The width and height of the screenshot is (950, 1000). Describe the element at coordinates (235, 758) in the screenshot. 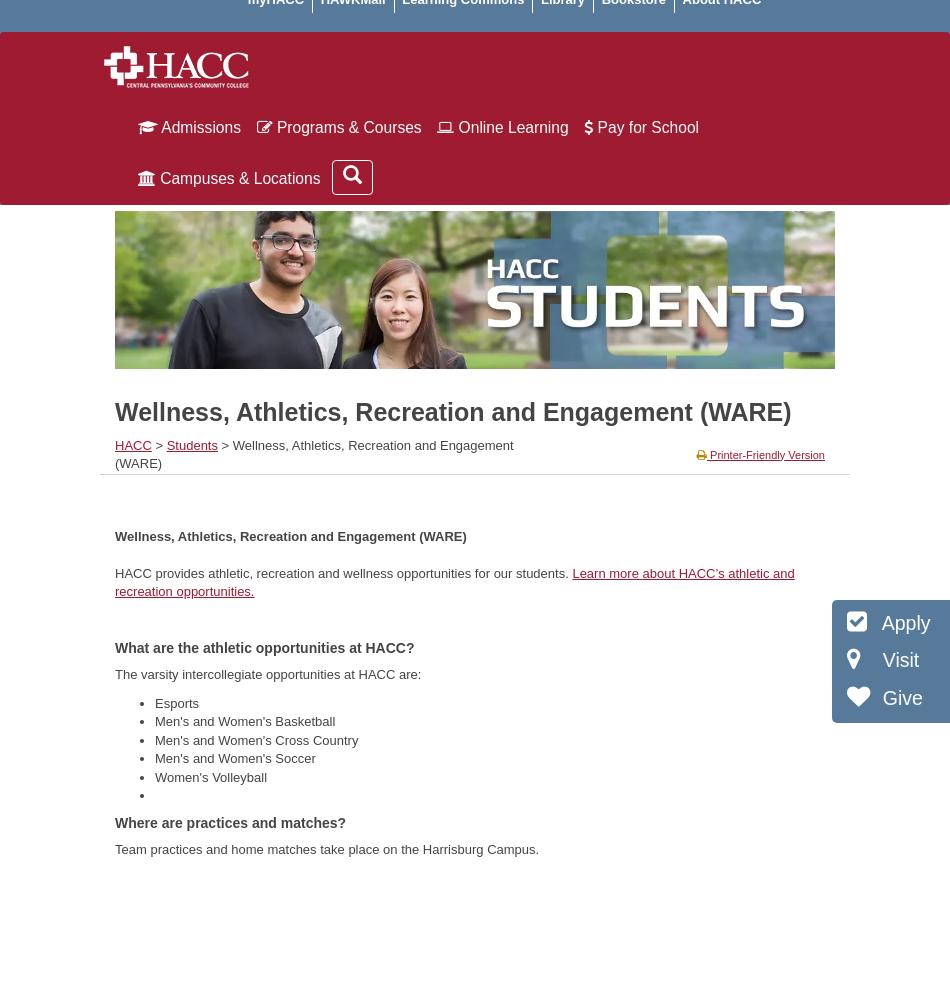

I see `'Men's and Women's Soccer'` at that location.